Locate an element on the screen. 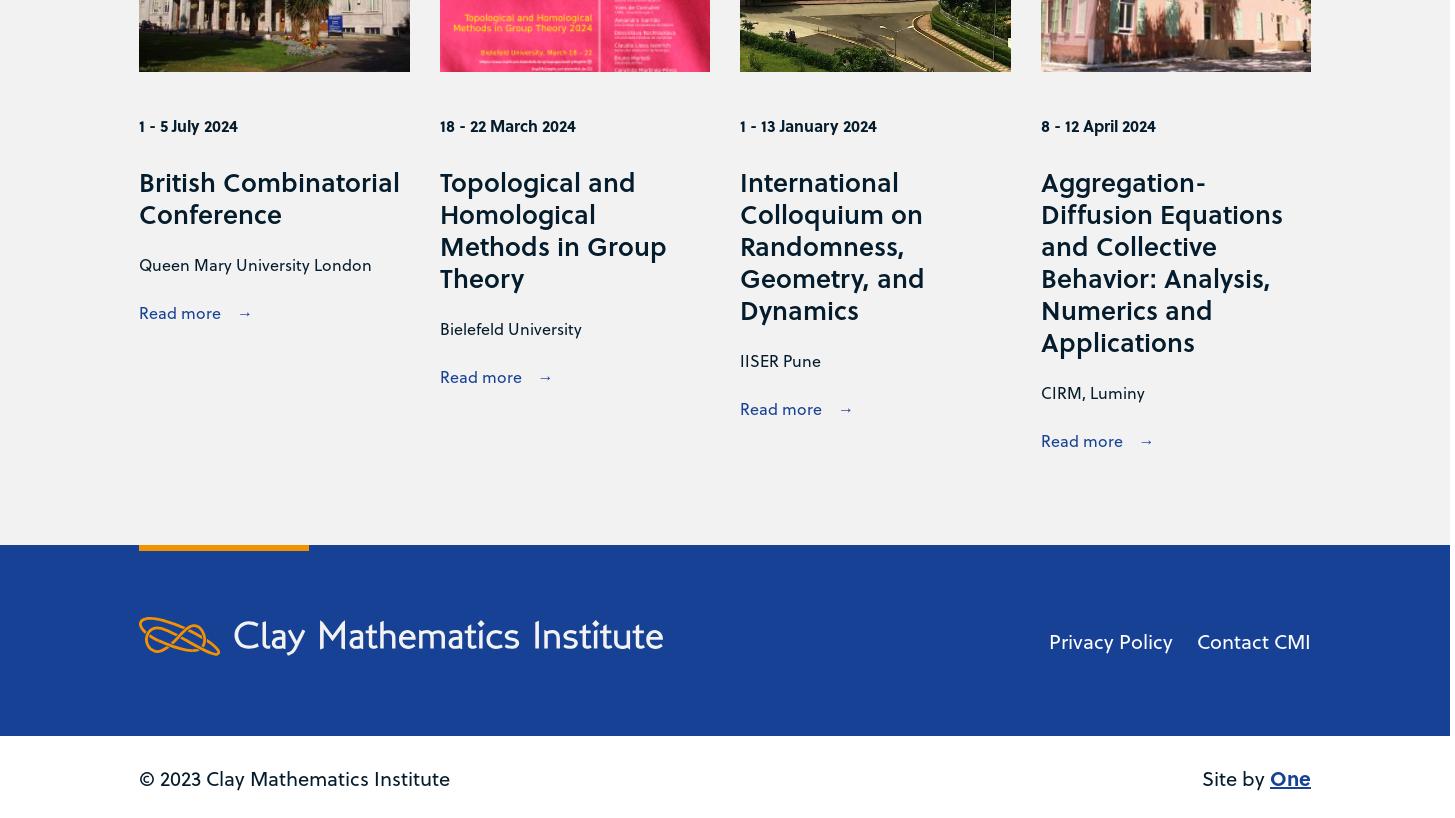 This screenshot has height=818, width=1455. 'Aggregation-Diffusion Equations and Collective Behavior: Analysis, Numerics and Applications' is located at coordinates (1159, 260).